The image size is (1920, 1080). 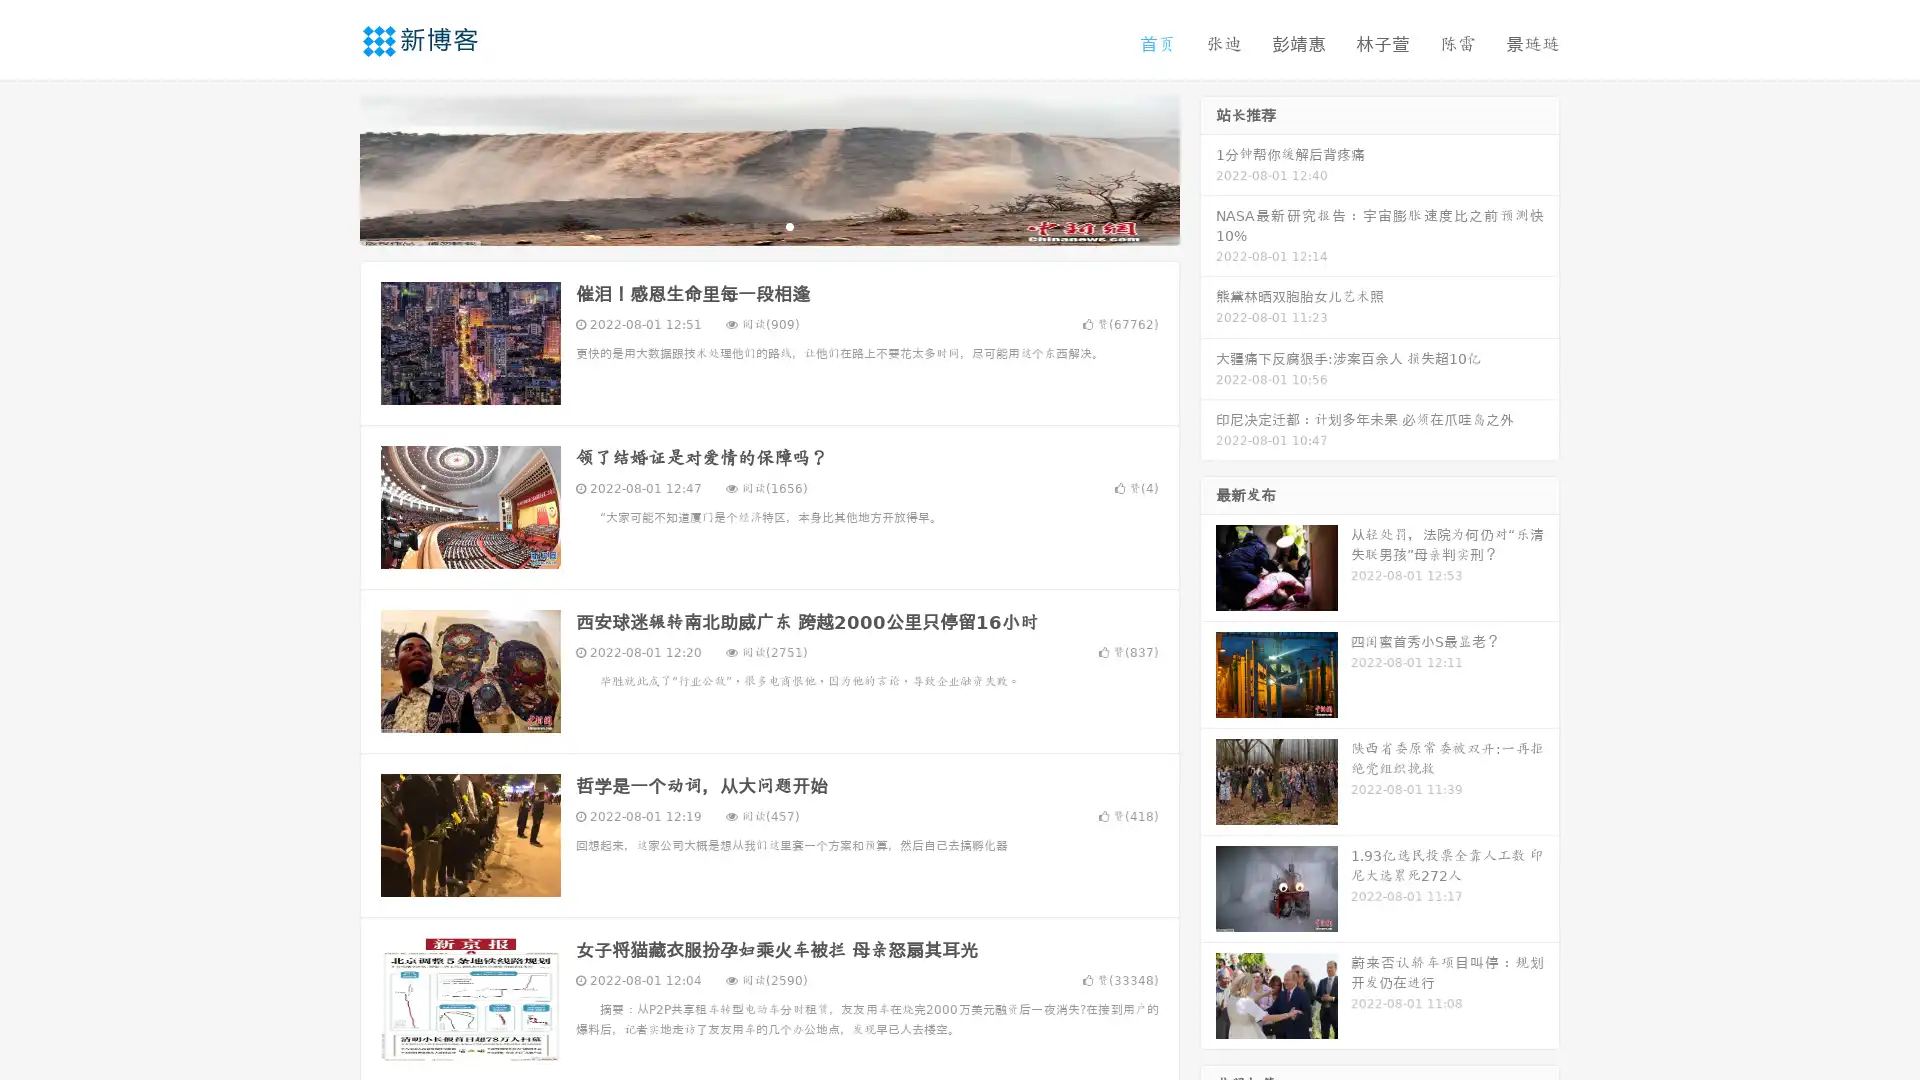 What do you see at coordinates (330, 168) in the screenshot?
I see `Previous slide` at bounding box center [330, 168].